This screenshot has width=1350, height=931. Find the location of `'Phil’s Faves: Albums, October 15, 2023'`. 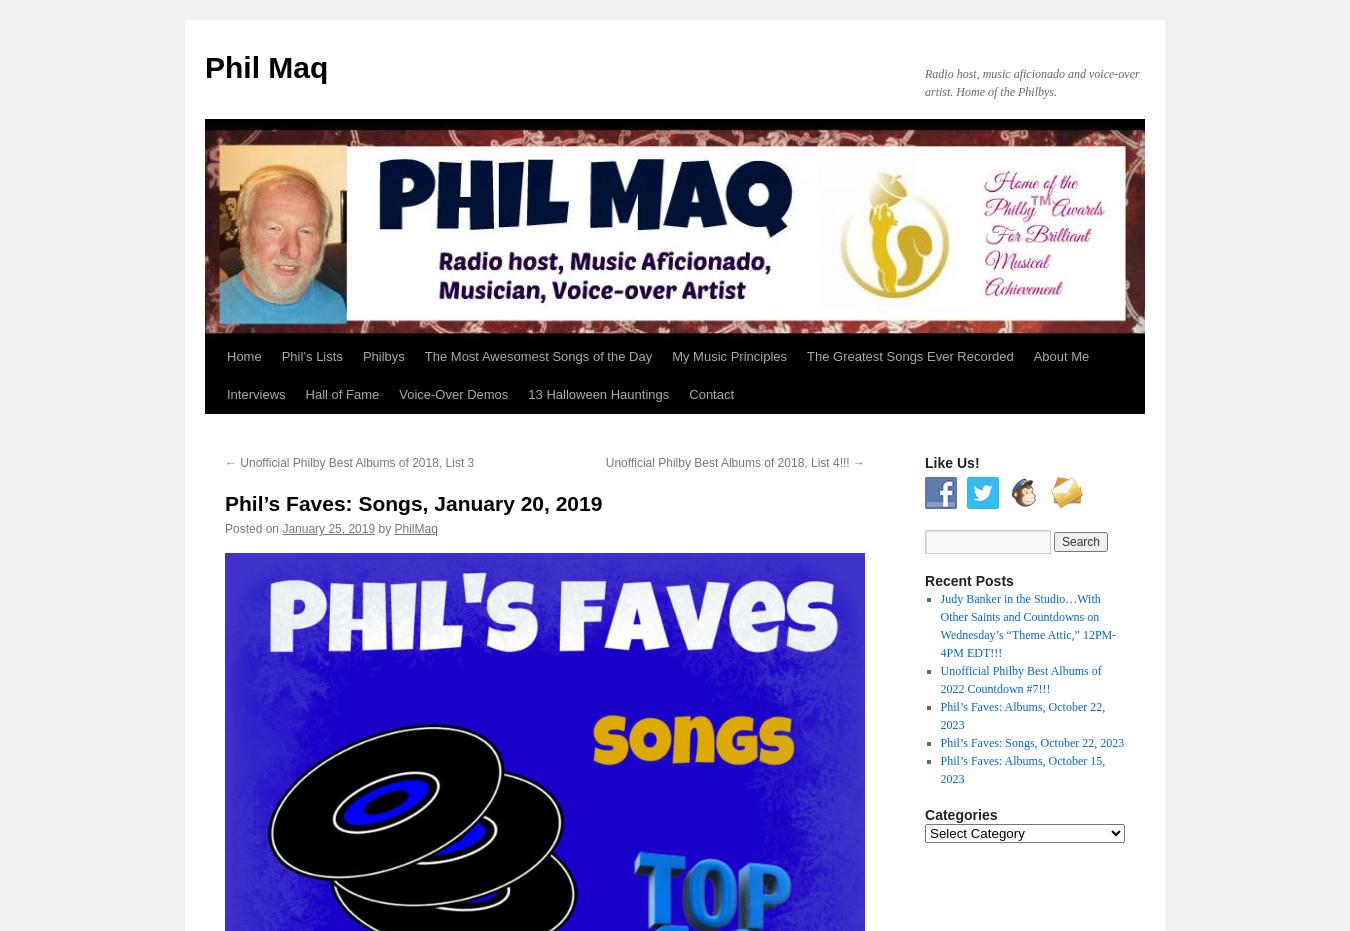

'Phil’s Faves: Albums, October 15, 2023' is located at coordinates (1022, 770).